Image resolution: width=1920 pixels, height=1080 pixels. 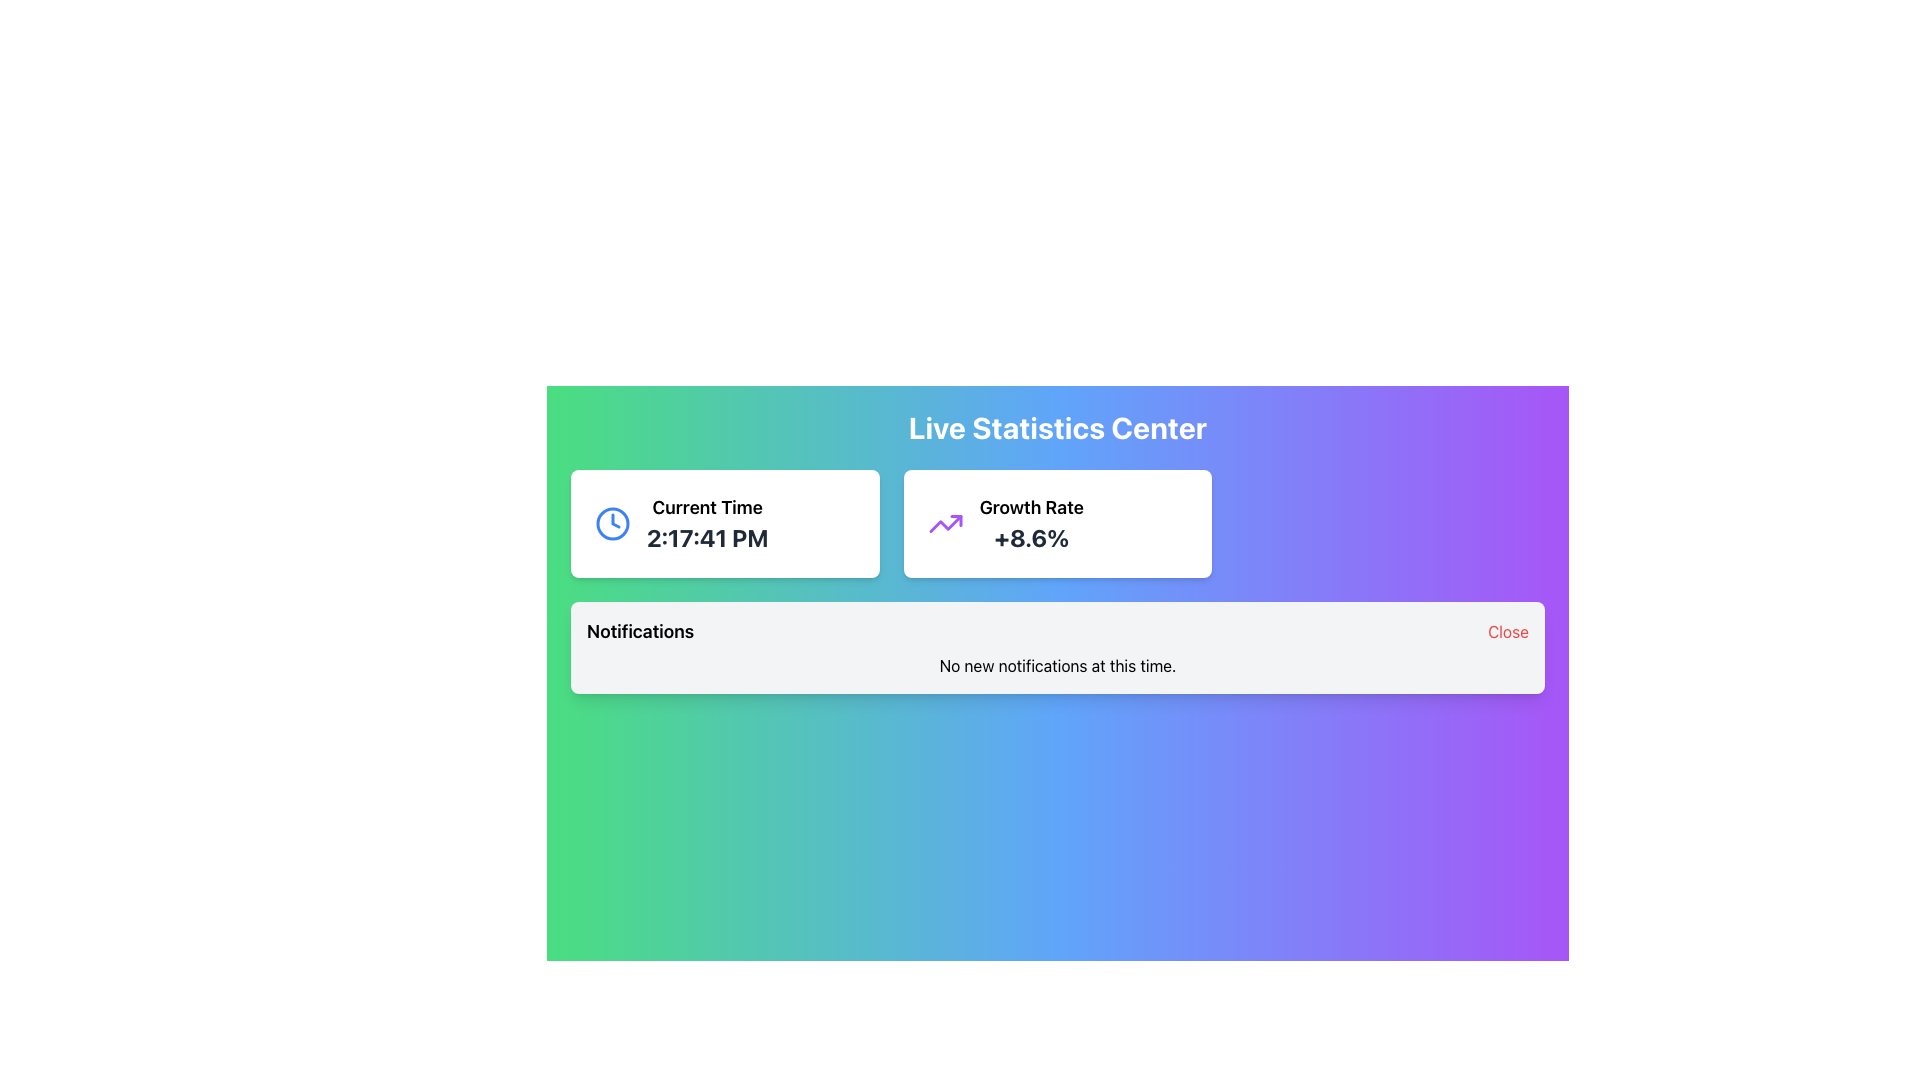 What do you see at coordinates (1031, 523) in the screenshot?
I see `the Information Display Text element located in the top right part of the interface, which presents a growth statistic and is adjacent to a purple trend line icon under the title 'Live Statistics Center'` at bounding box center [1031, 523].